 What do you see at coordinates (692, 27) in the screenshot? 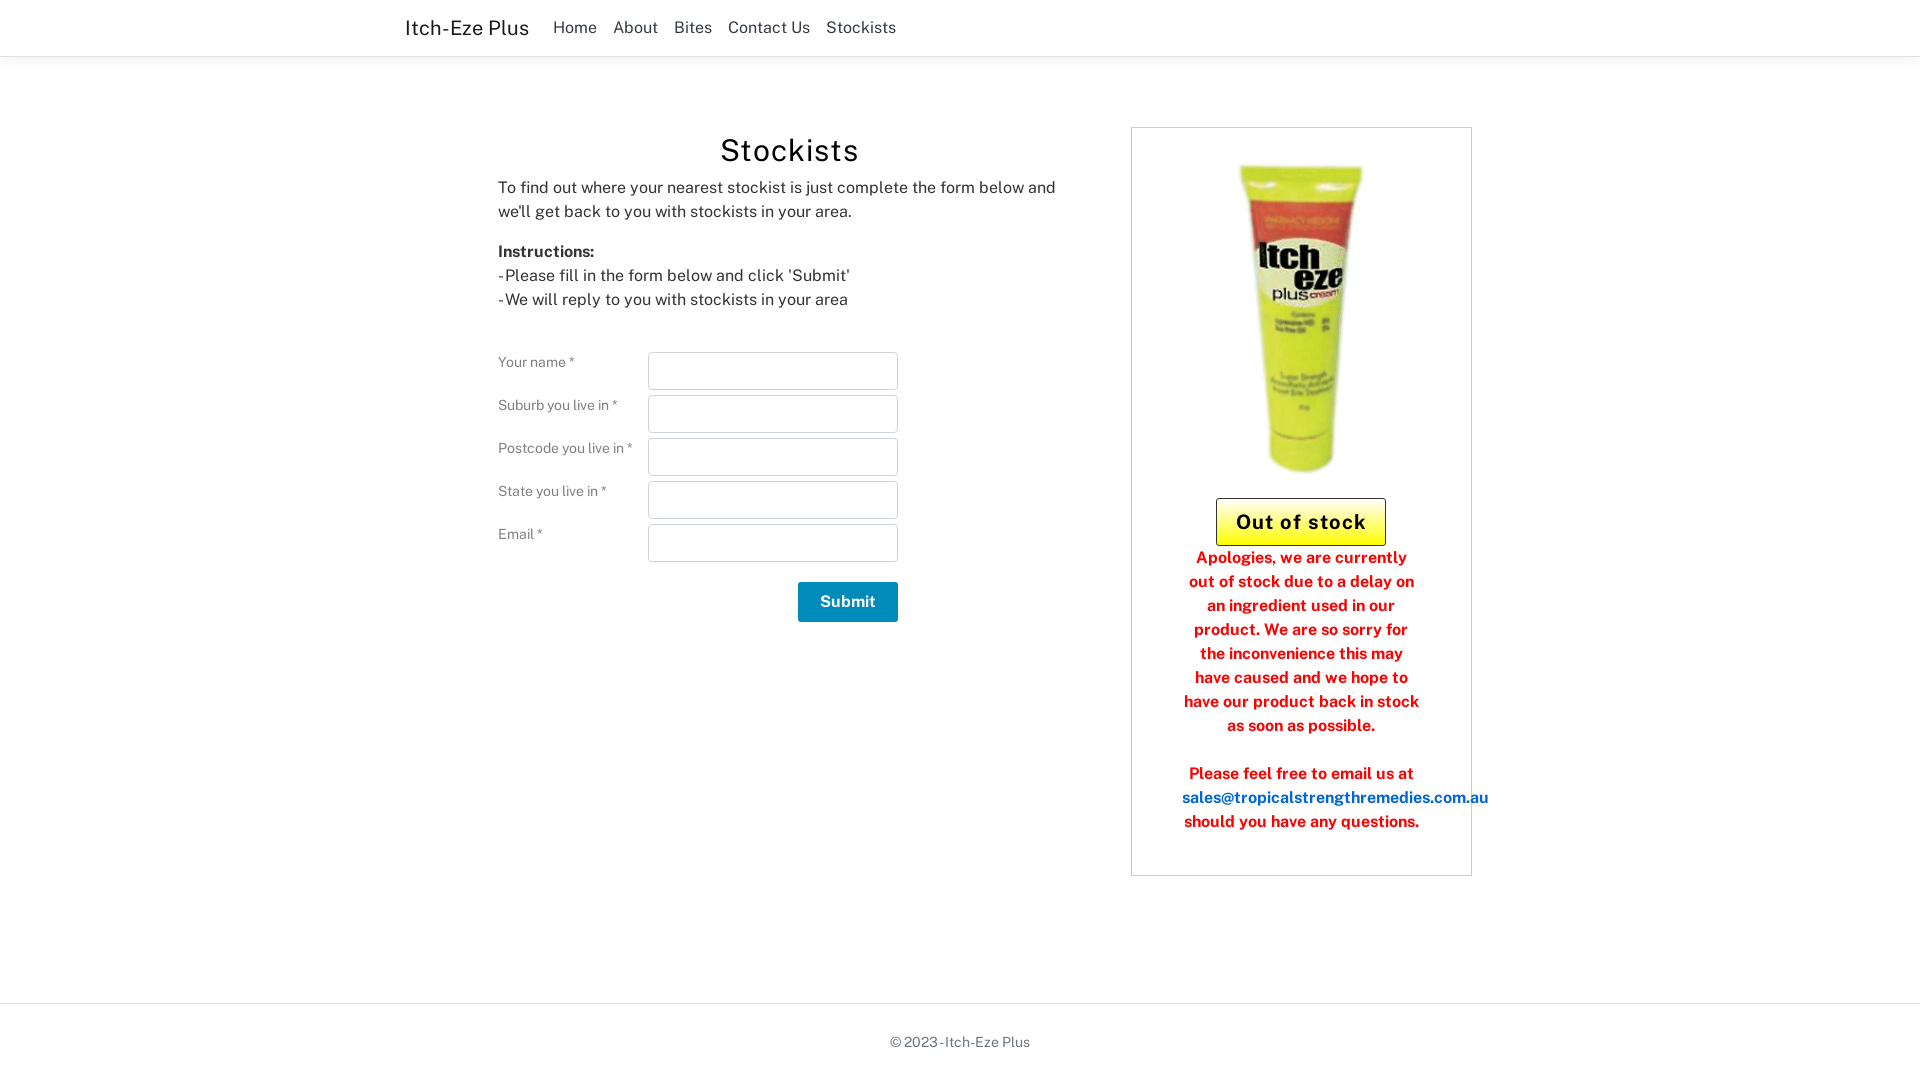
I see `'Bites'` at bounding box center [692, 27].